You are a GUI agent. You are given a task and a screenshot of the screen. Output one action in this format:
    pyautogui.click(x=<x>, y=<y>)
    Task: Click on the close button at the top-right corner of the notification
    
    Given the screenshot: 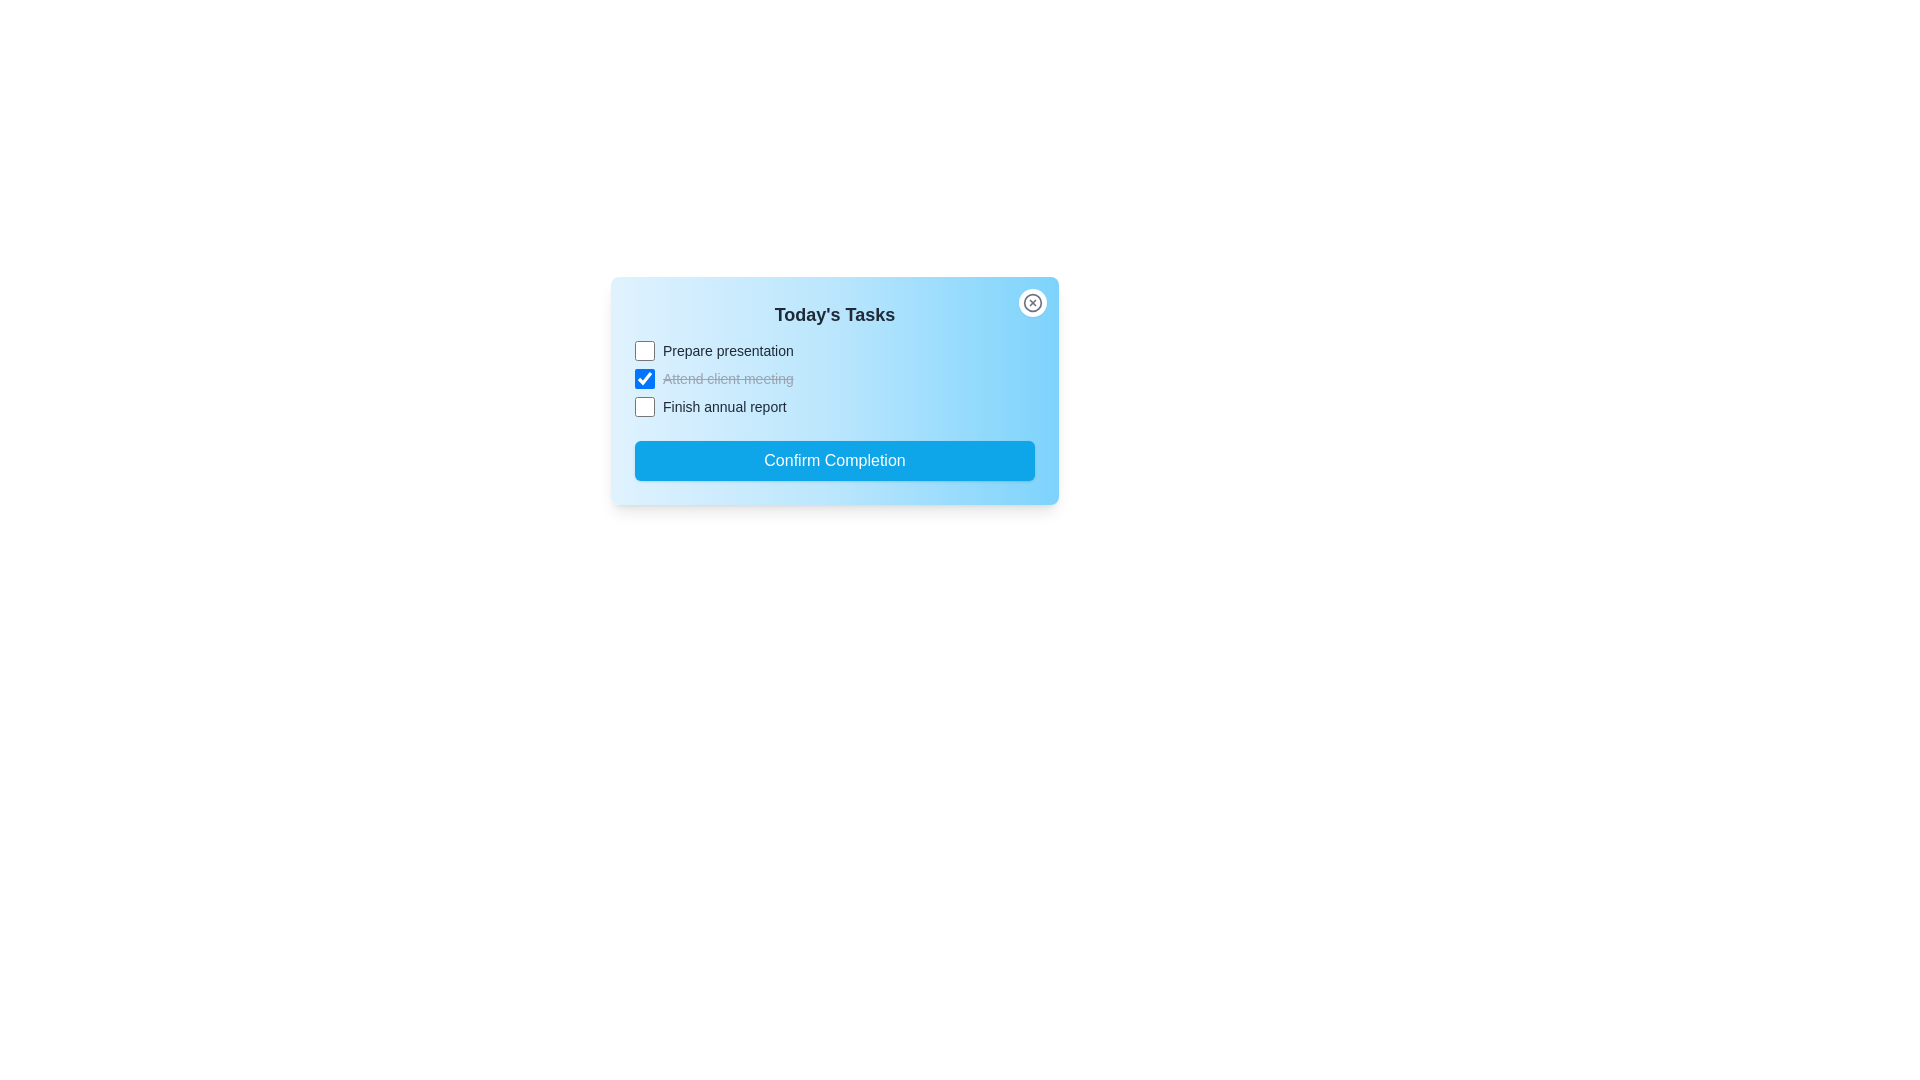 What is the action you would take?
    pyautogui.click(x=1032, y=303)
    